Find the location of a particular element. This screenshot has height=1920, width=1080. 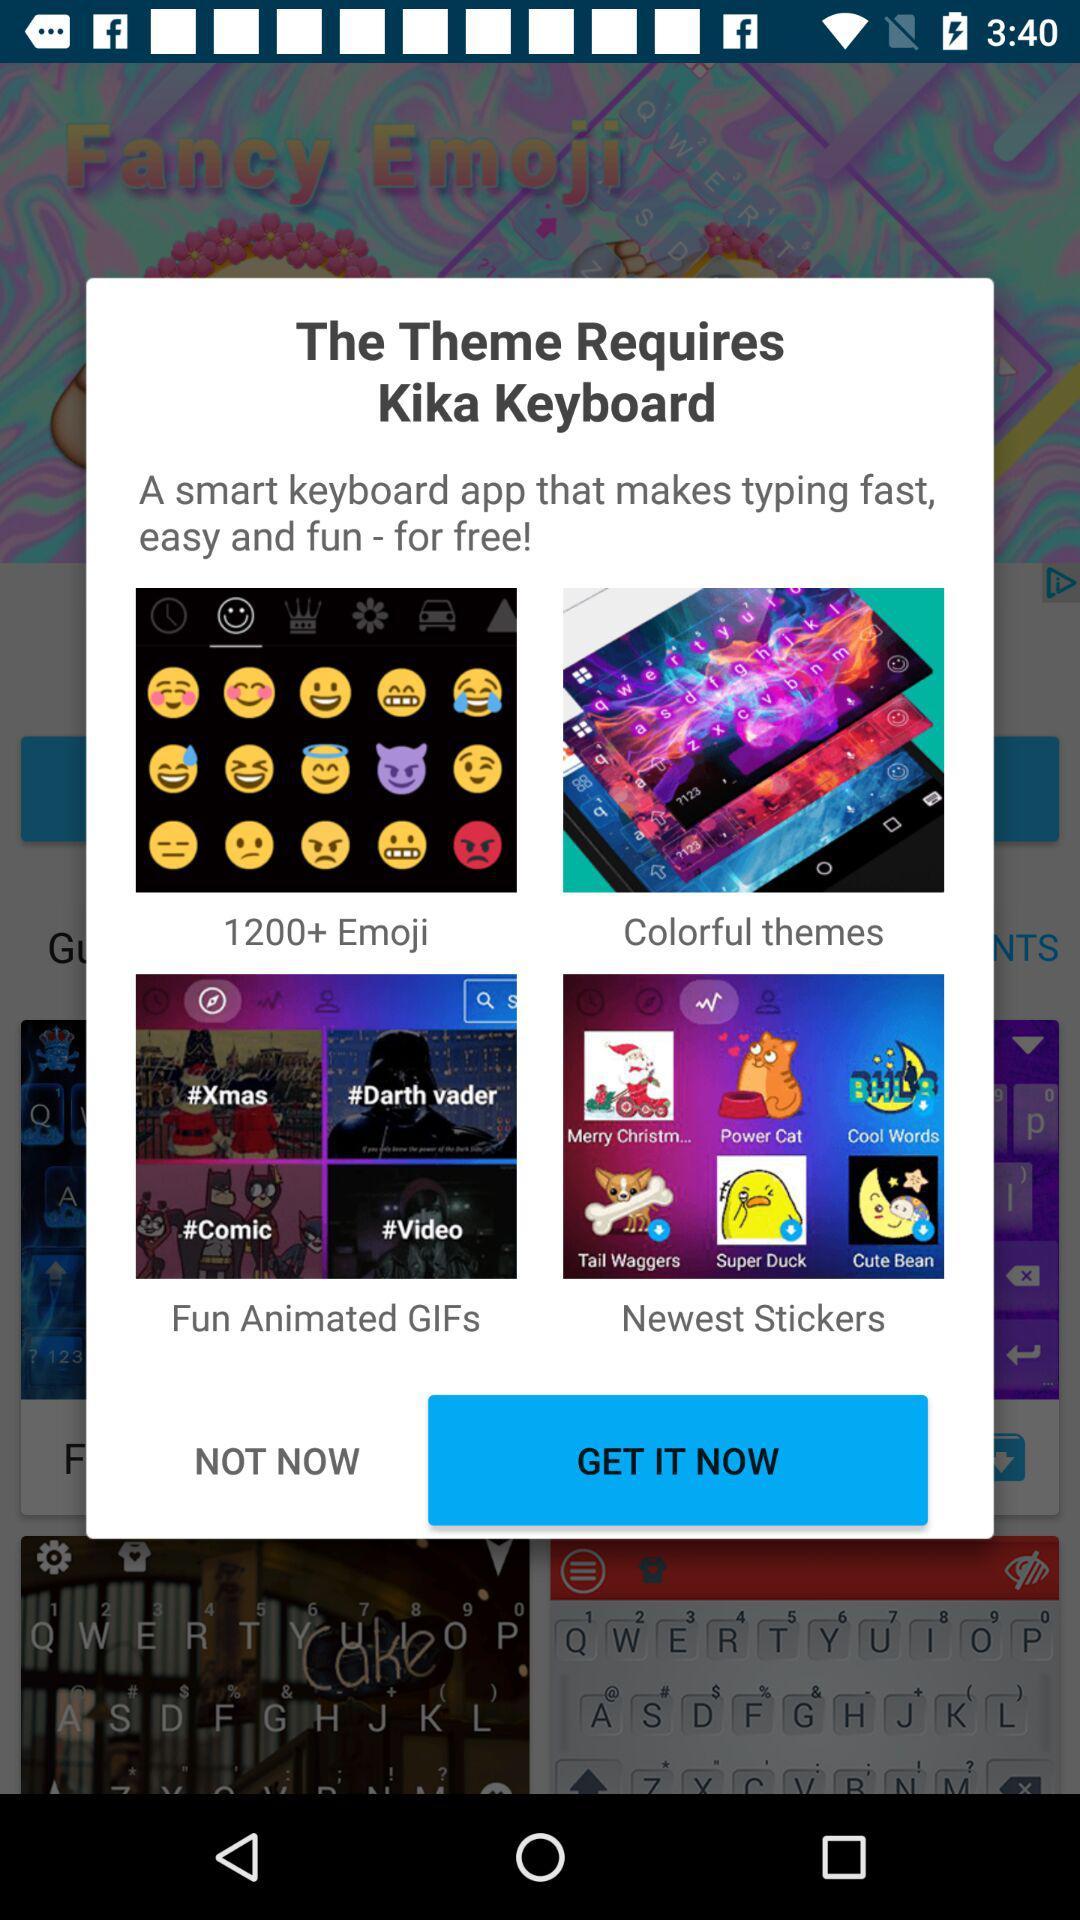

item below fun animated gifs is located at coordinates (677, 1460).